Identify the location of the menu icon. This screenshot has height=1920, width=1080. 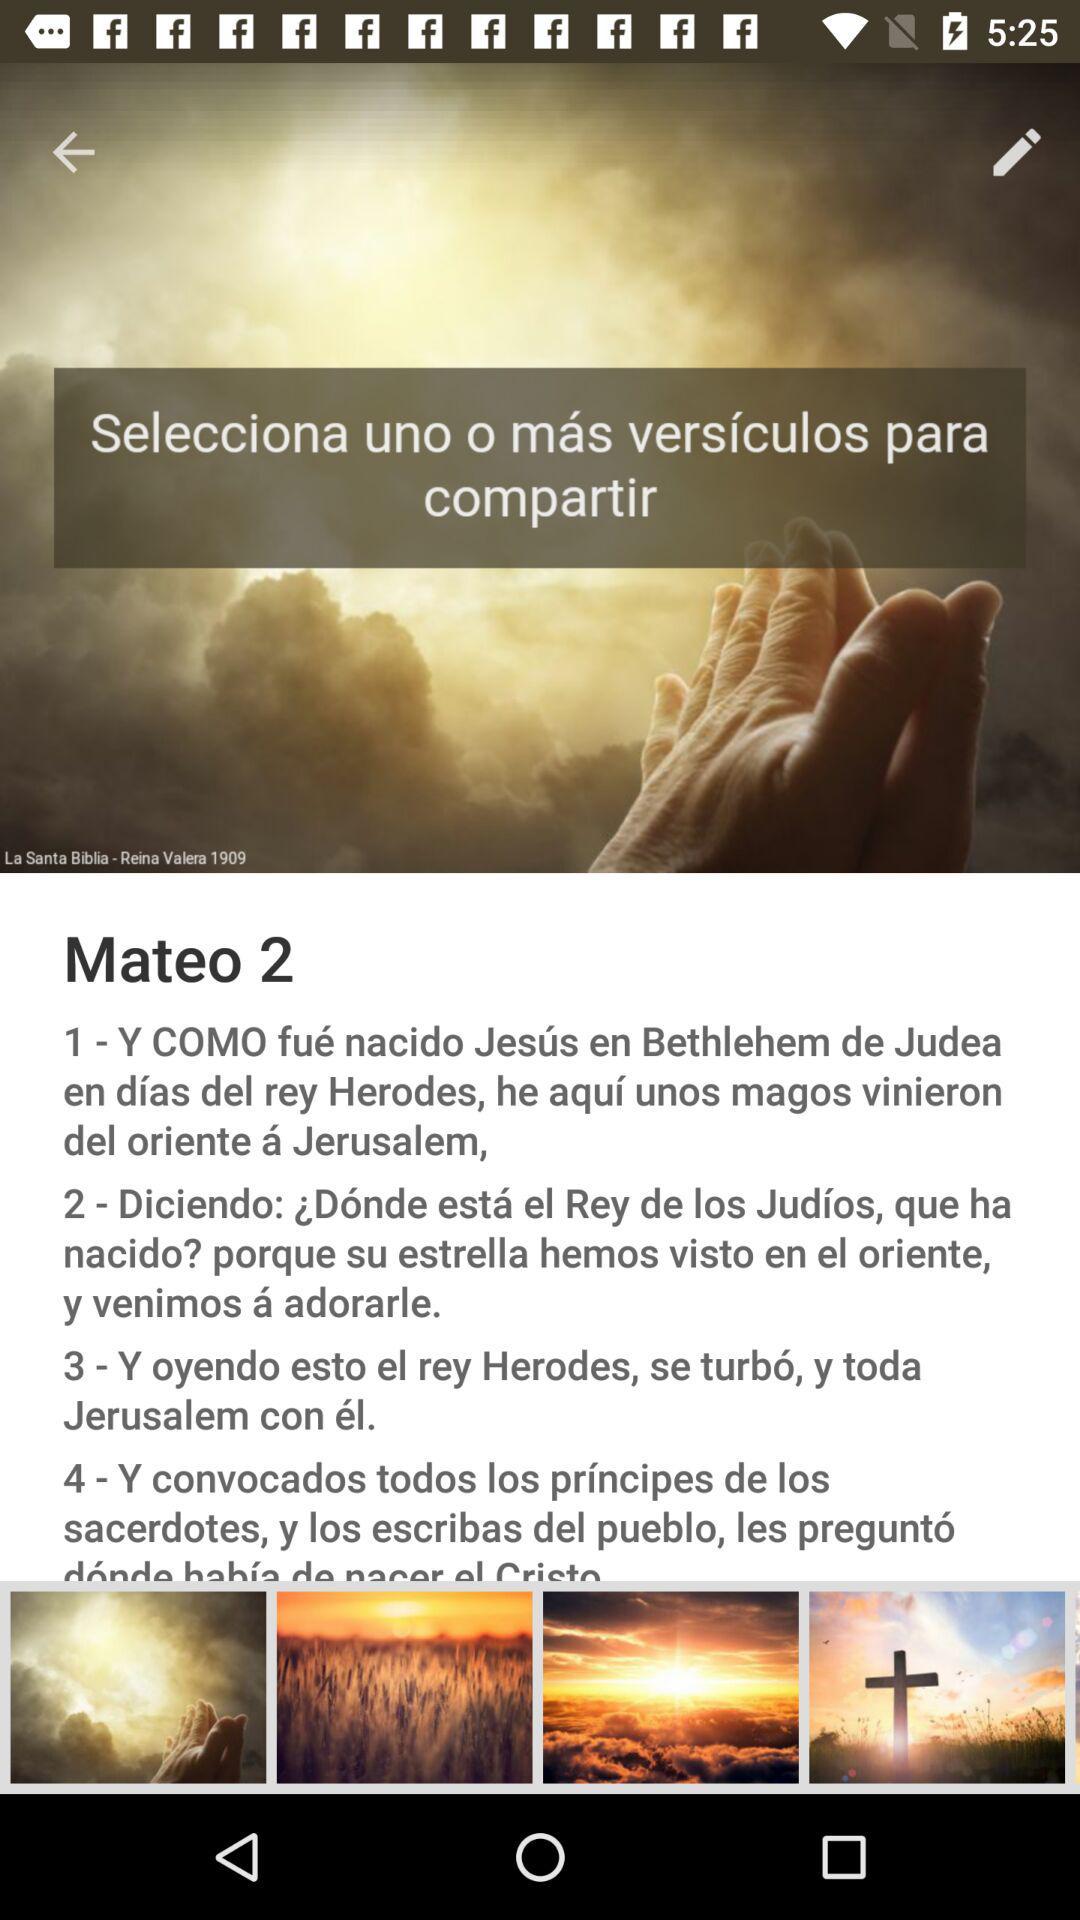
(1076, 1686).